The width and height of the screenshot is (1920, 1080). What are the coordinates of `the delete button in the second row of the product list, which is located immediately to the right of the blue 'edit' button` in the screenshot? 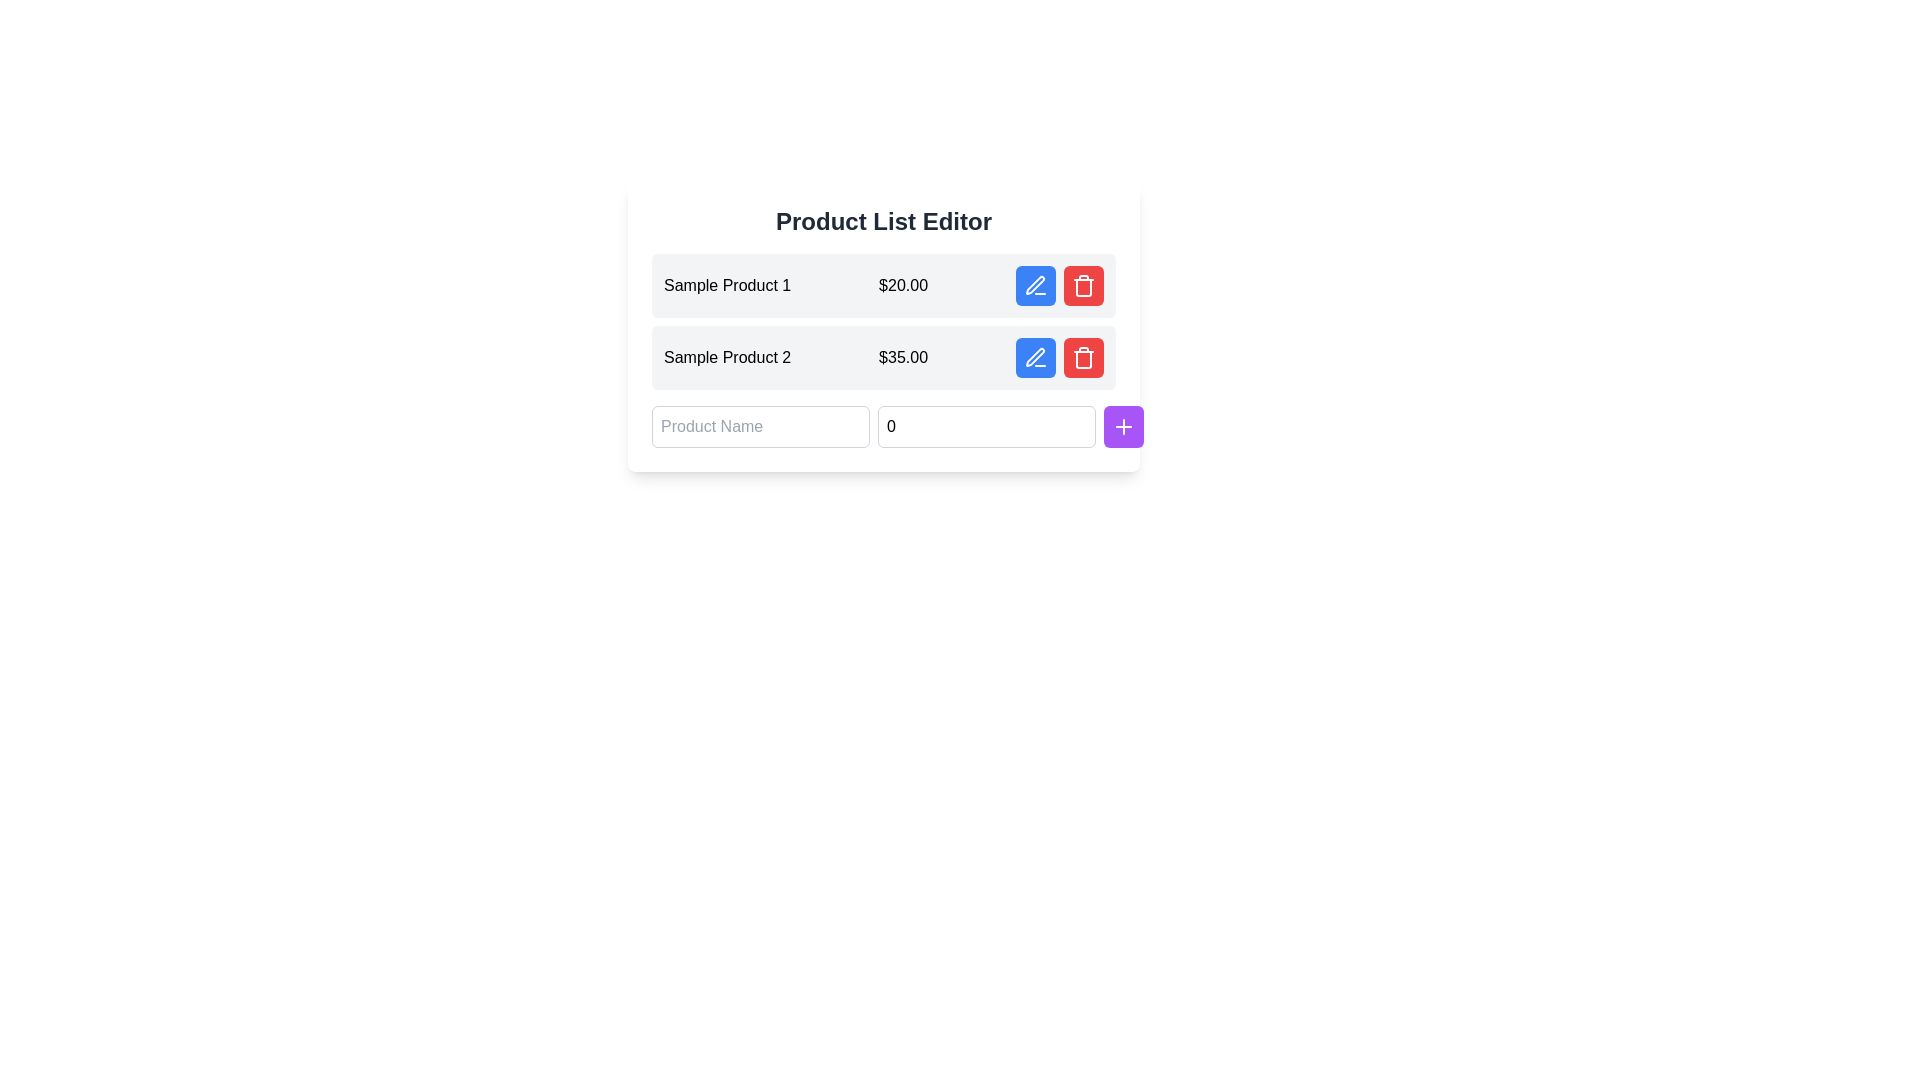 It's located at (1083, 357).